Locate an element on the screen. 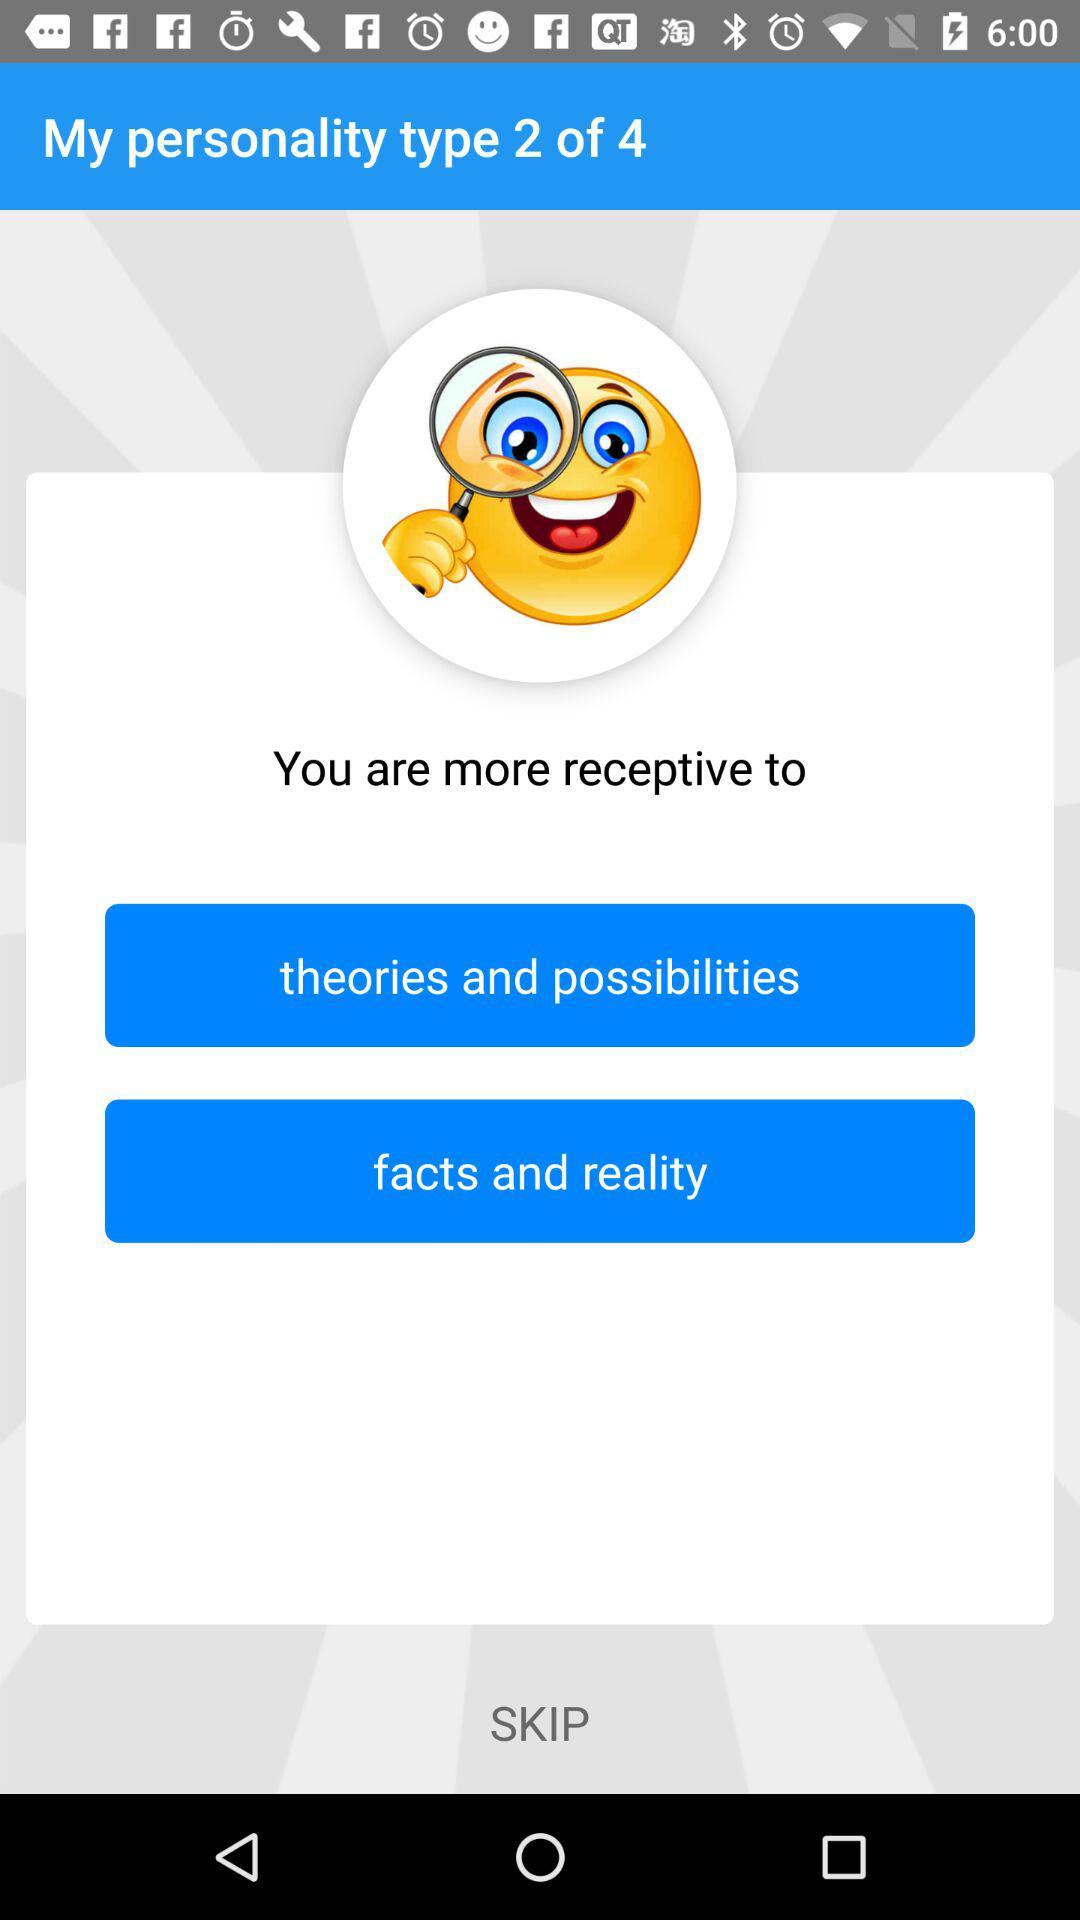 The image size is (1080, 1920). the facts and reality is located at coordinates (540, 1171).